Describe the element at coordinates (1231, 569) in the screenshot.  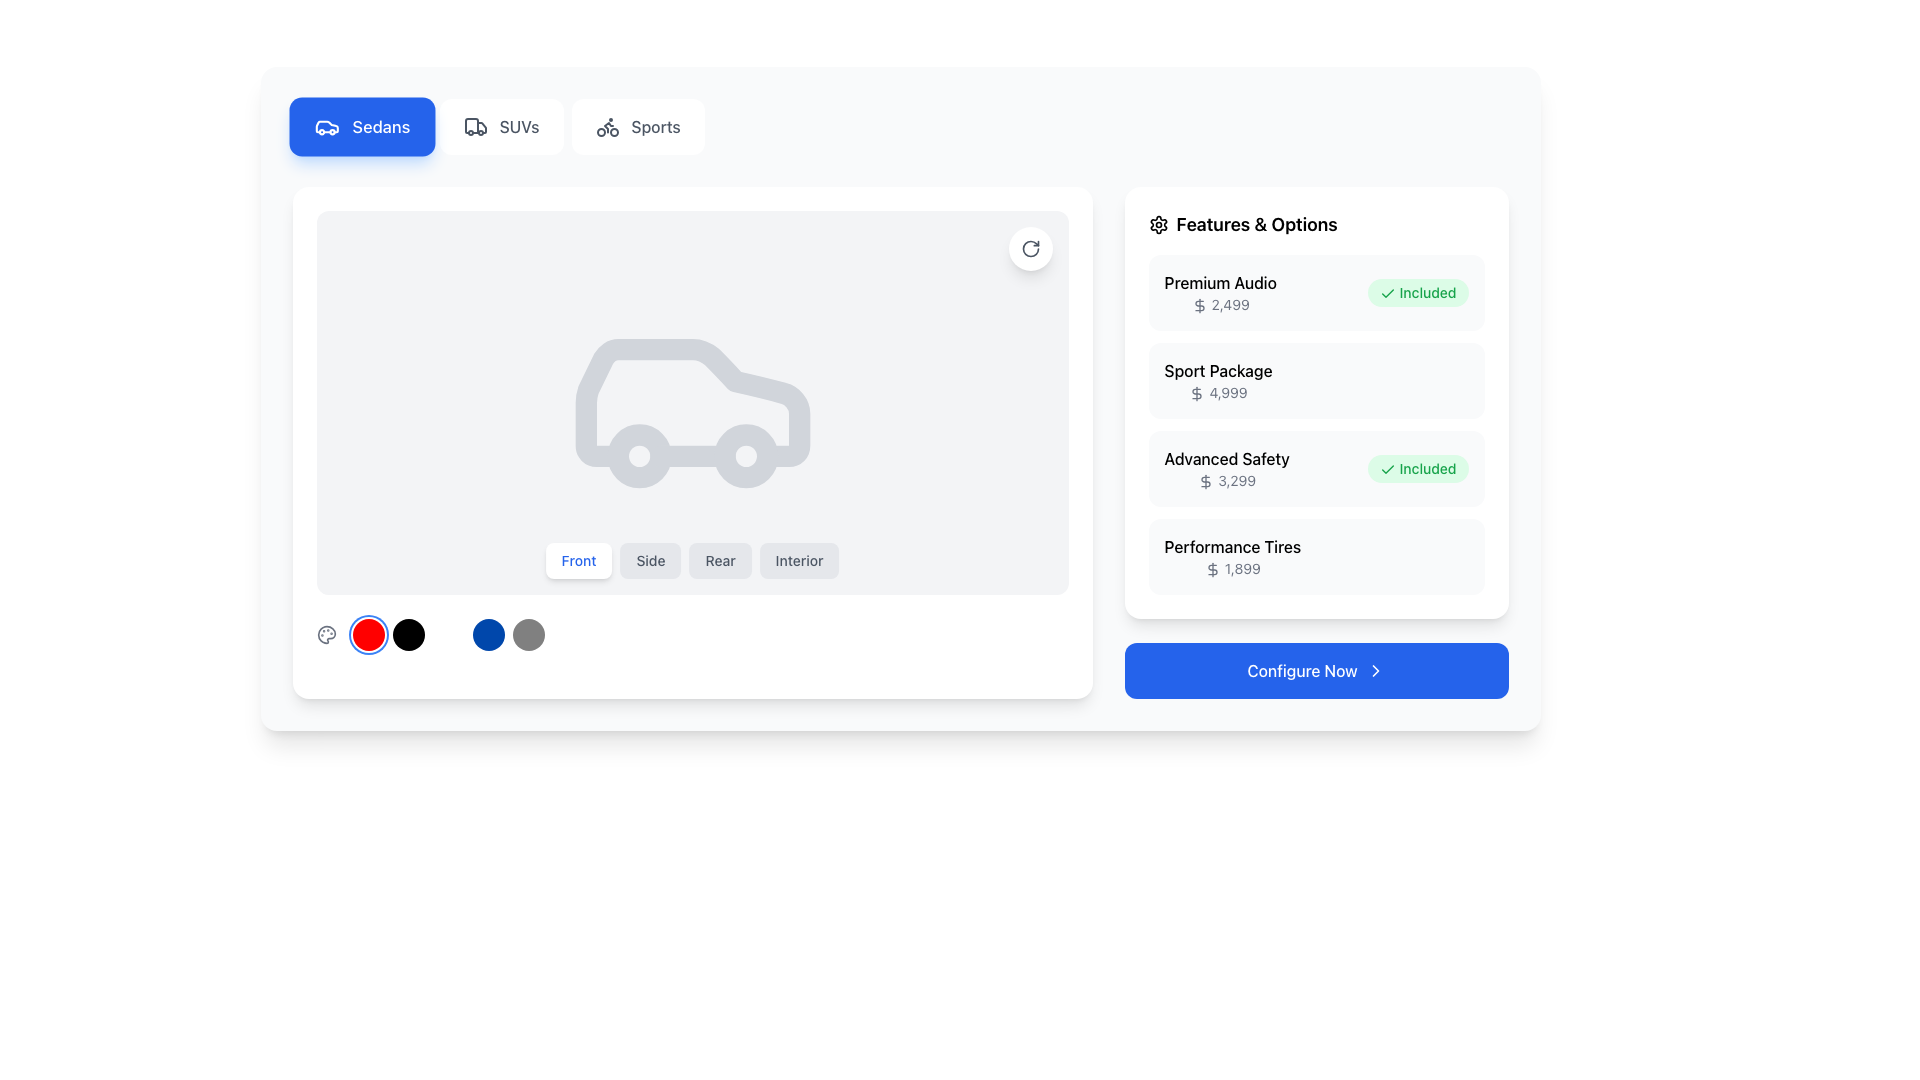
I see `the price label displaying '1,899' in gray text, located beneath the 'Performance Tires' section title in the 'Features & Options' panel` at that location.